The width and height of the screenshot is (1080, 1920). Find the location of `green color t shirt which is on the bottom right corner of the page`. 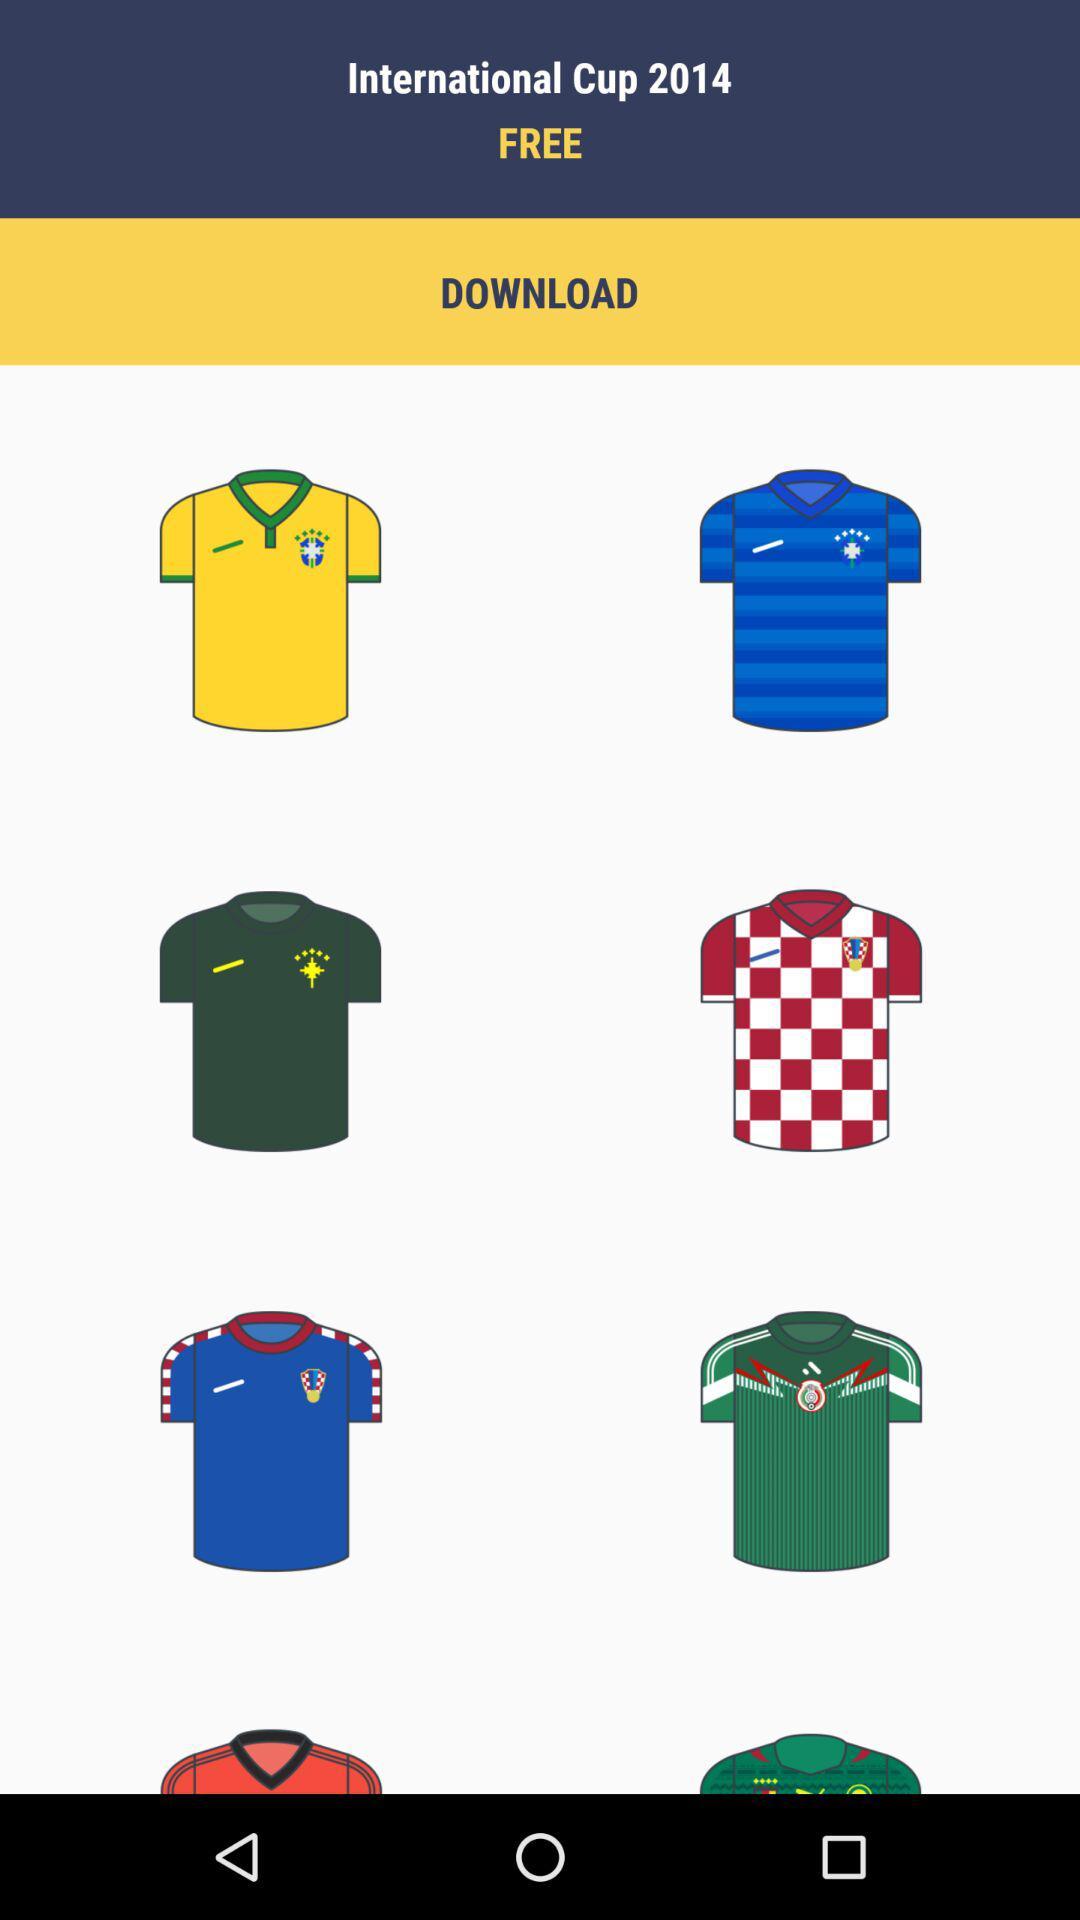

green color t shirt which is on the bottom right corner of the page is located at coordinates (810, 1735).